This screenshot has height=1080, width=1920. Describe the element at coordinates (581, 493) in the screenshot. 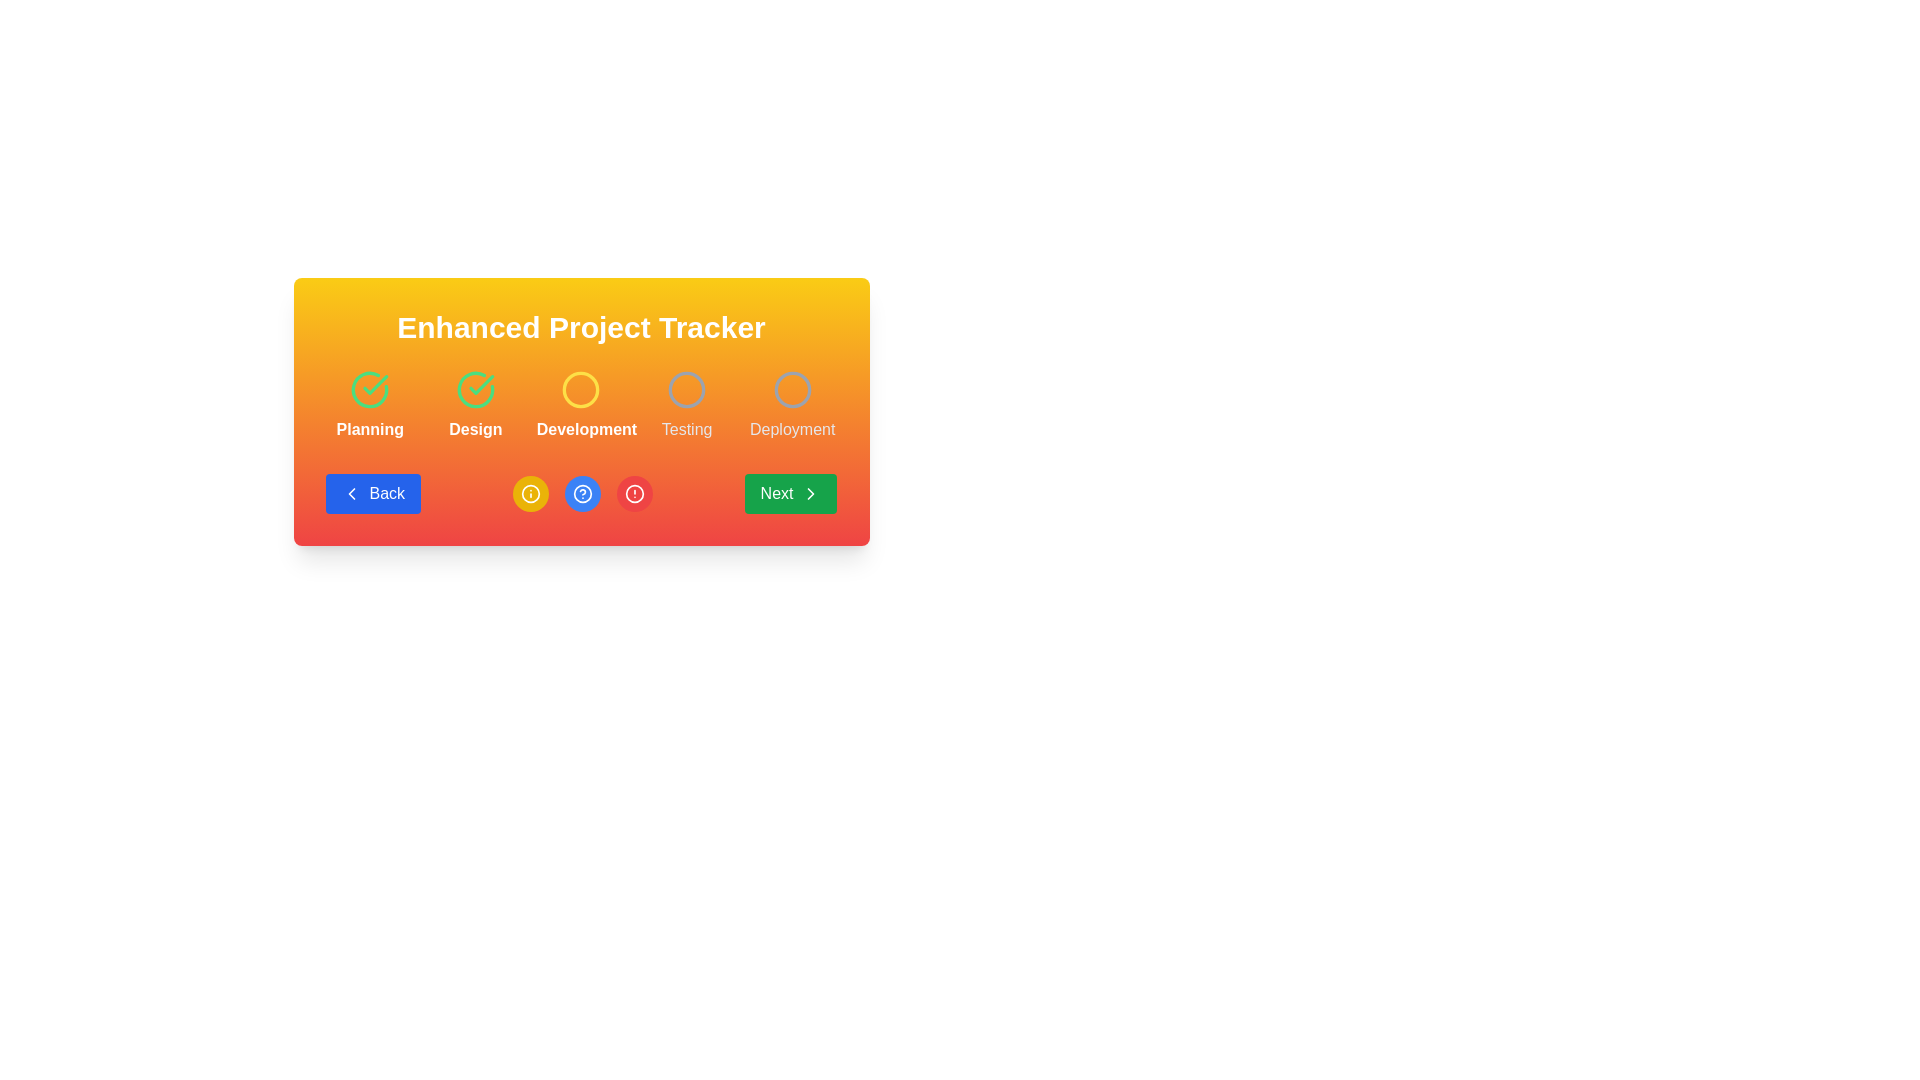

I see `the central icon button located in the bottom row of the interface` at that location.